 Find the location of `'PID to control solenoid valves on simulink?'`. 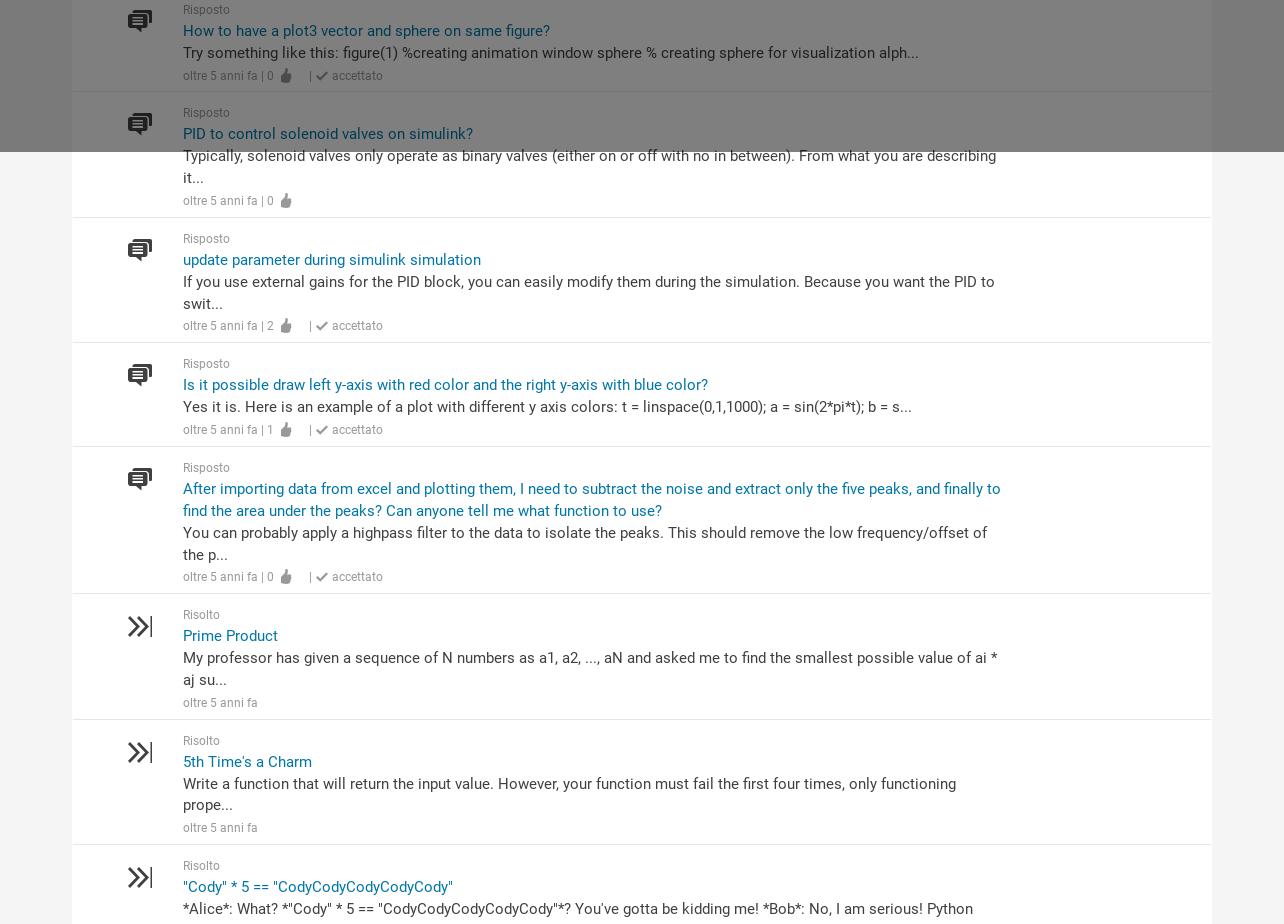

'PID to control solenoid valves on simulink?' is located at coordinates (180, 133).